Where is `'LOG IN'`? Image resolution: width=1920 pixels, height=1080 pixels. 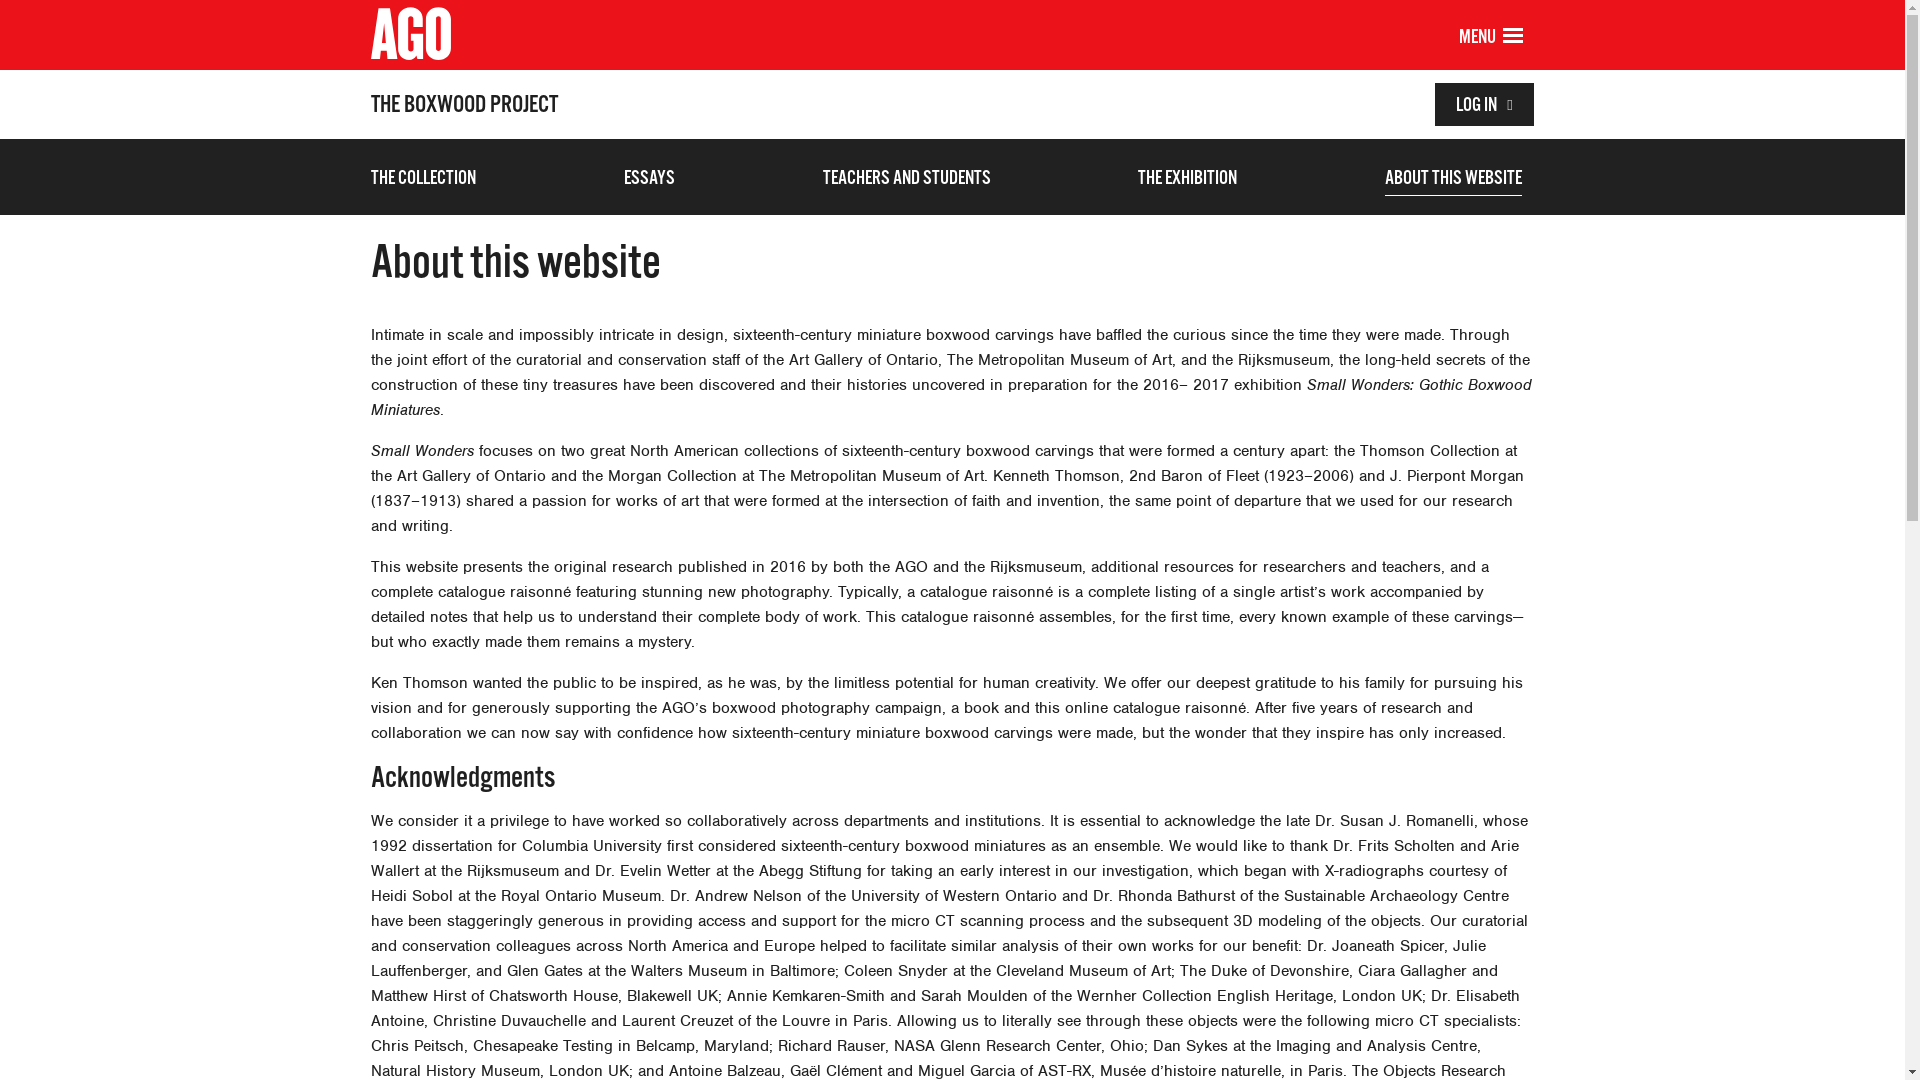
'LOG IN' is located at coordinates (1483, 104).